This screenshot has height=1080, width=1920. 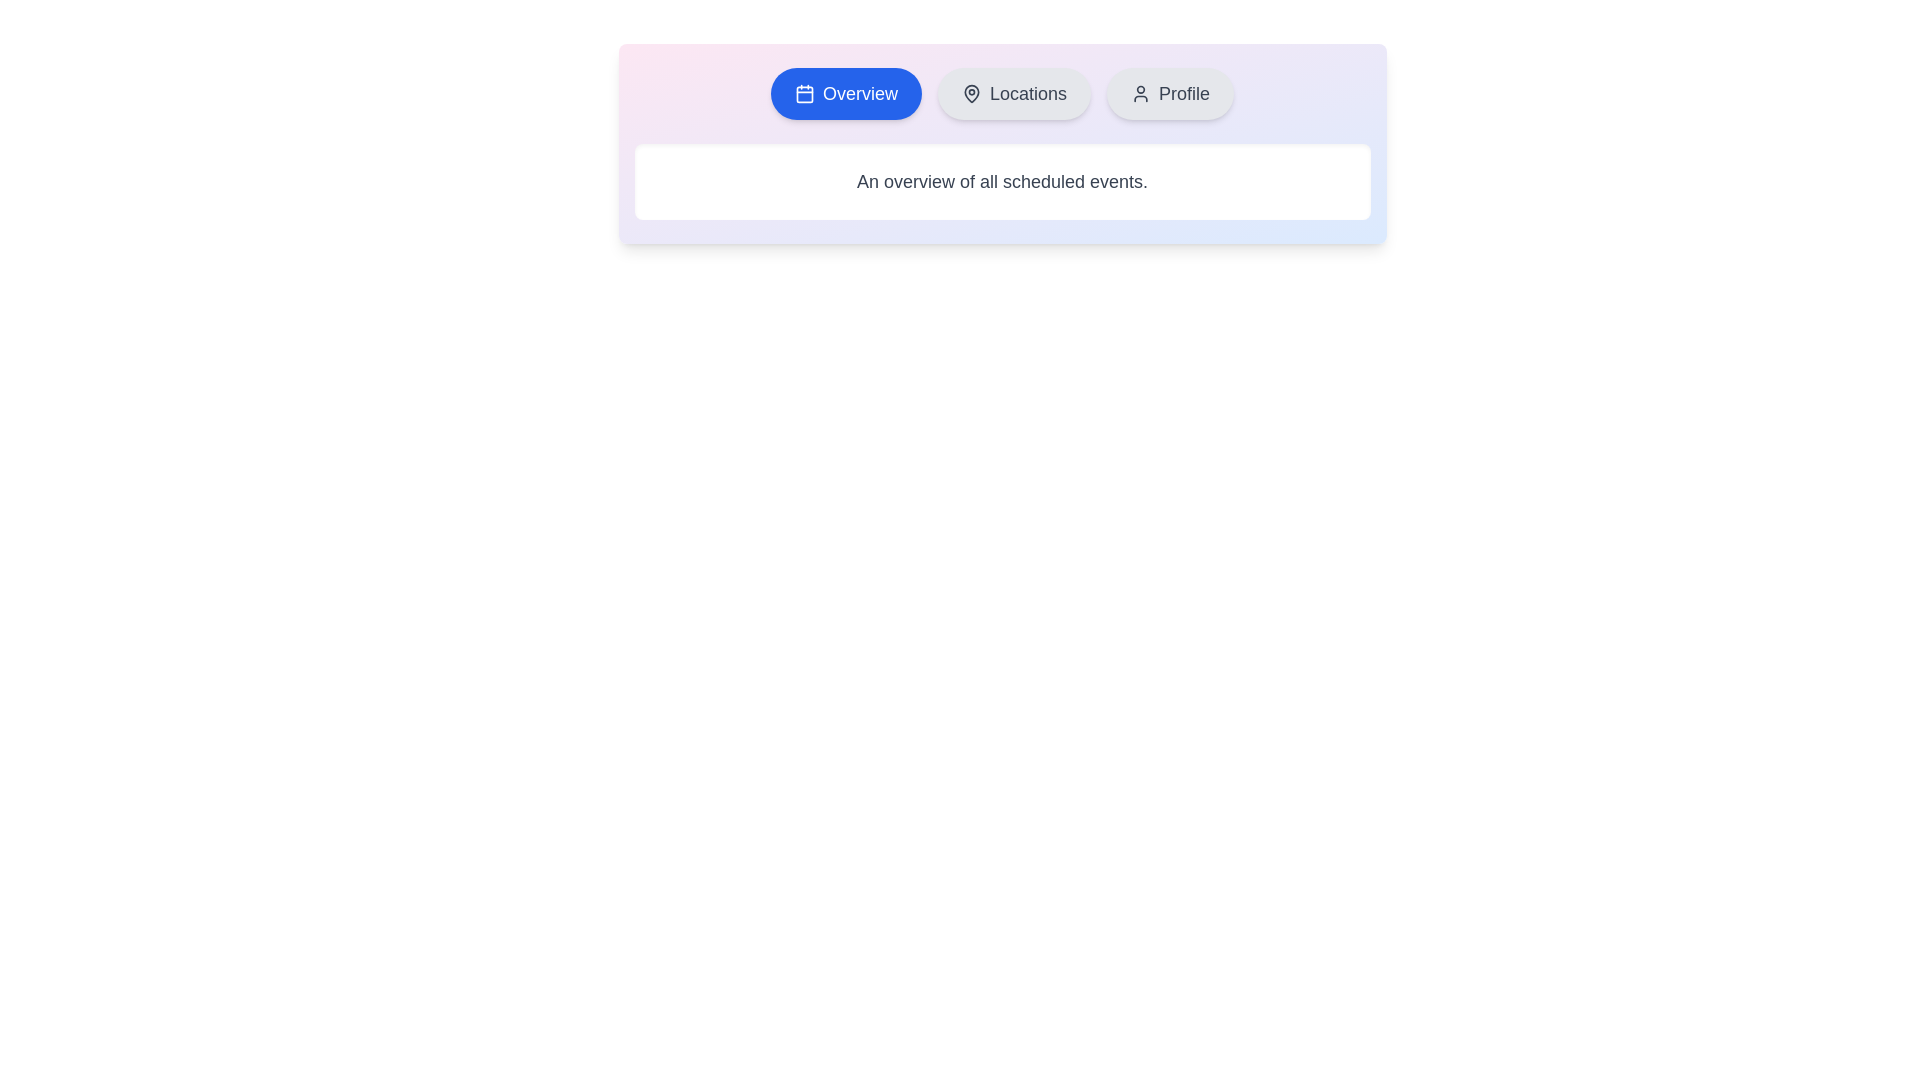 What do you see at coordinates (846, 93) in the screenshot?
I see `the tab labeled Overview` at bounding box center [846, 93].